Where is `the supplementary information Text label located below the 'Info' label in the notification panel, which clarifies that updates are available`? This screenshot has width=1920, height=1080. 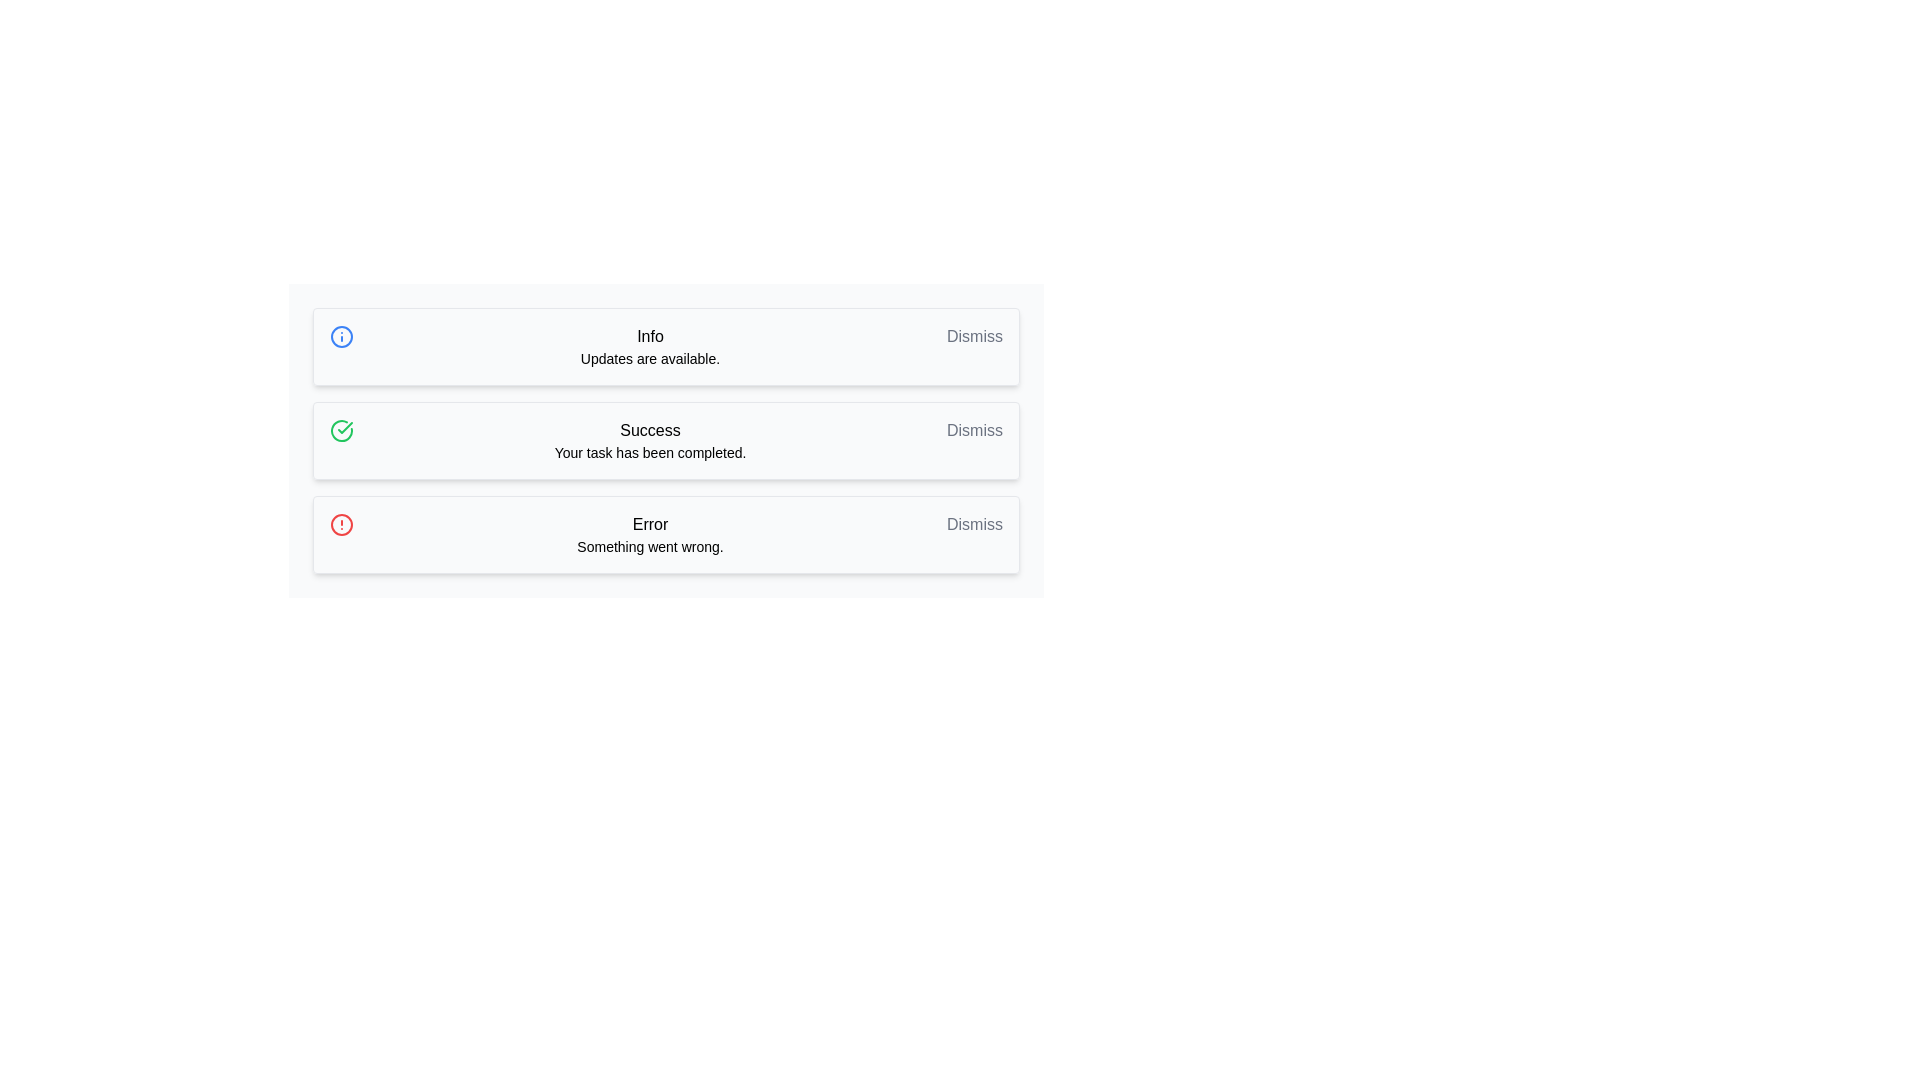 the supplementary information Text label located below the 'Info' label in the notification panel, which clarifies that updates are available is located at coordinates (650, 357).